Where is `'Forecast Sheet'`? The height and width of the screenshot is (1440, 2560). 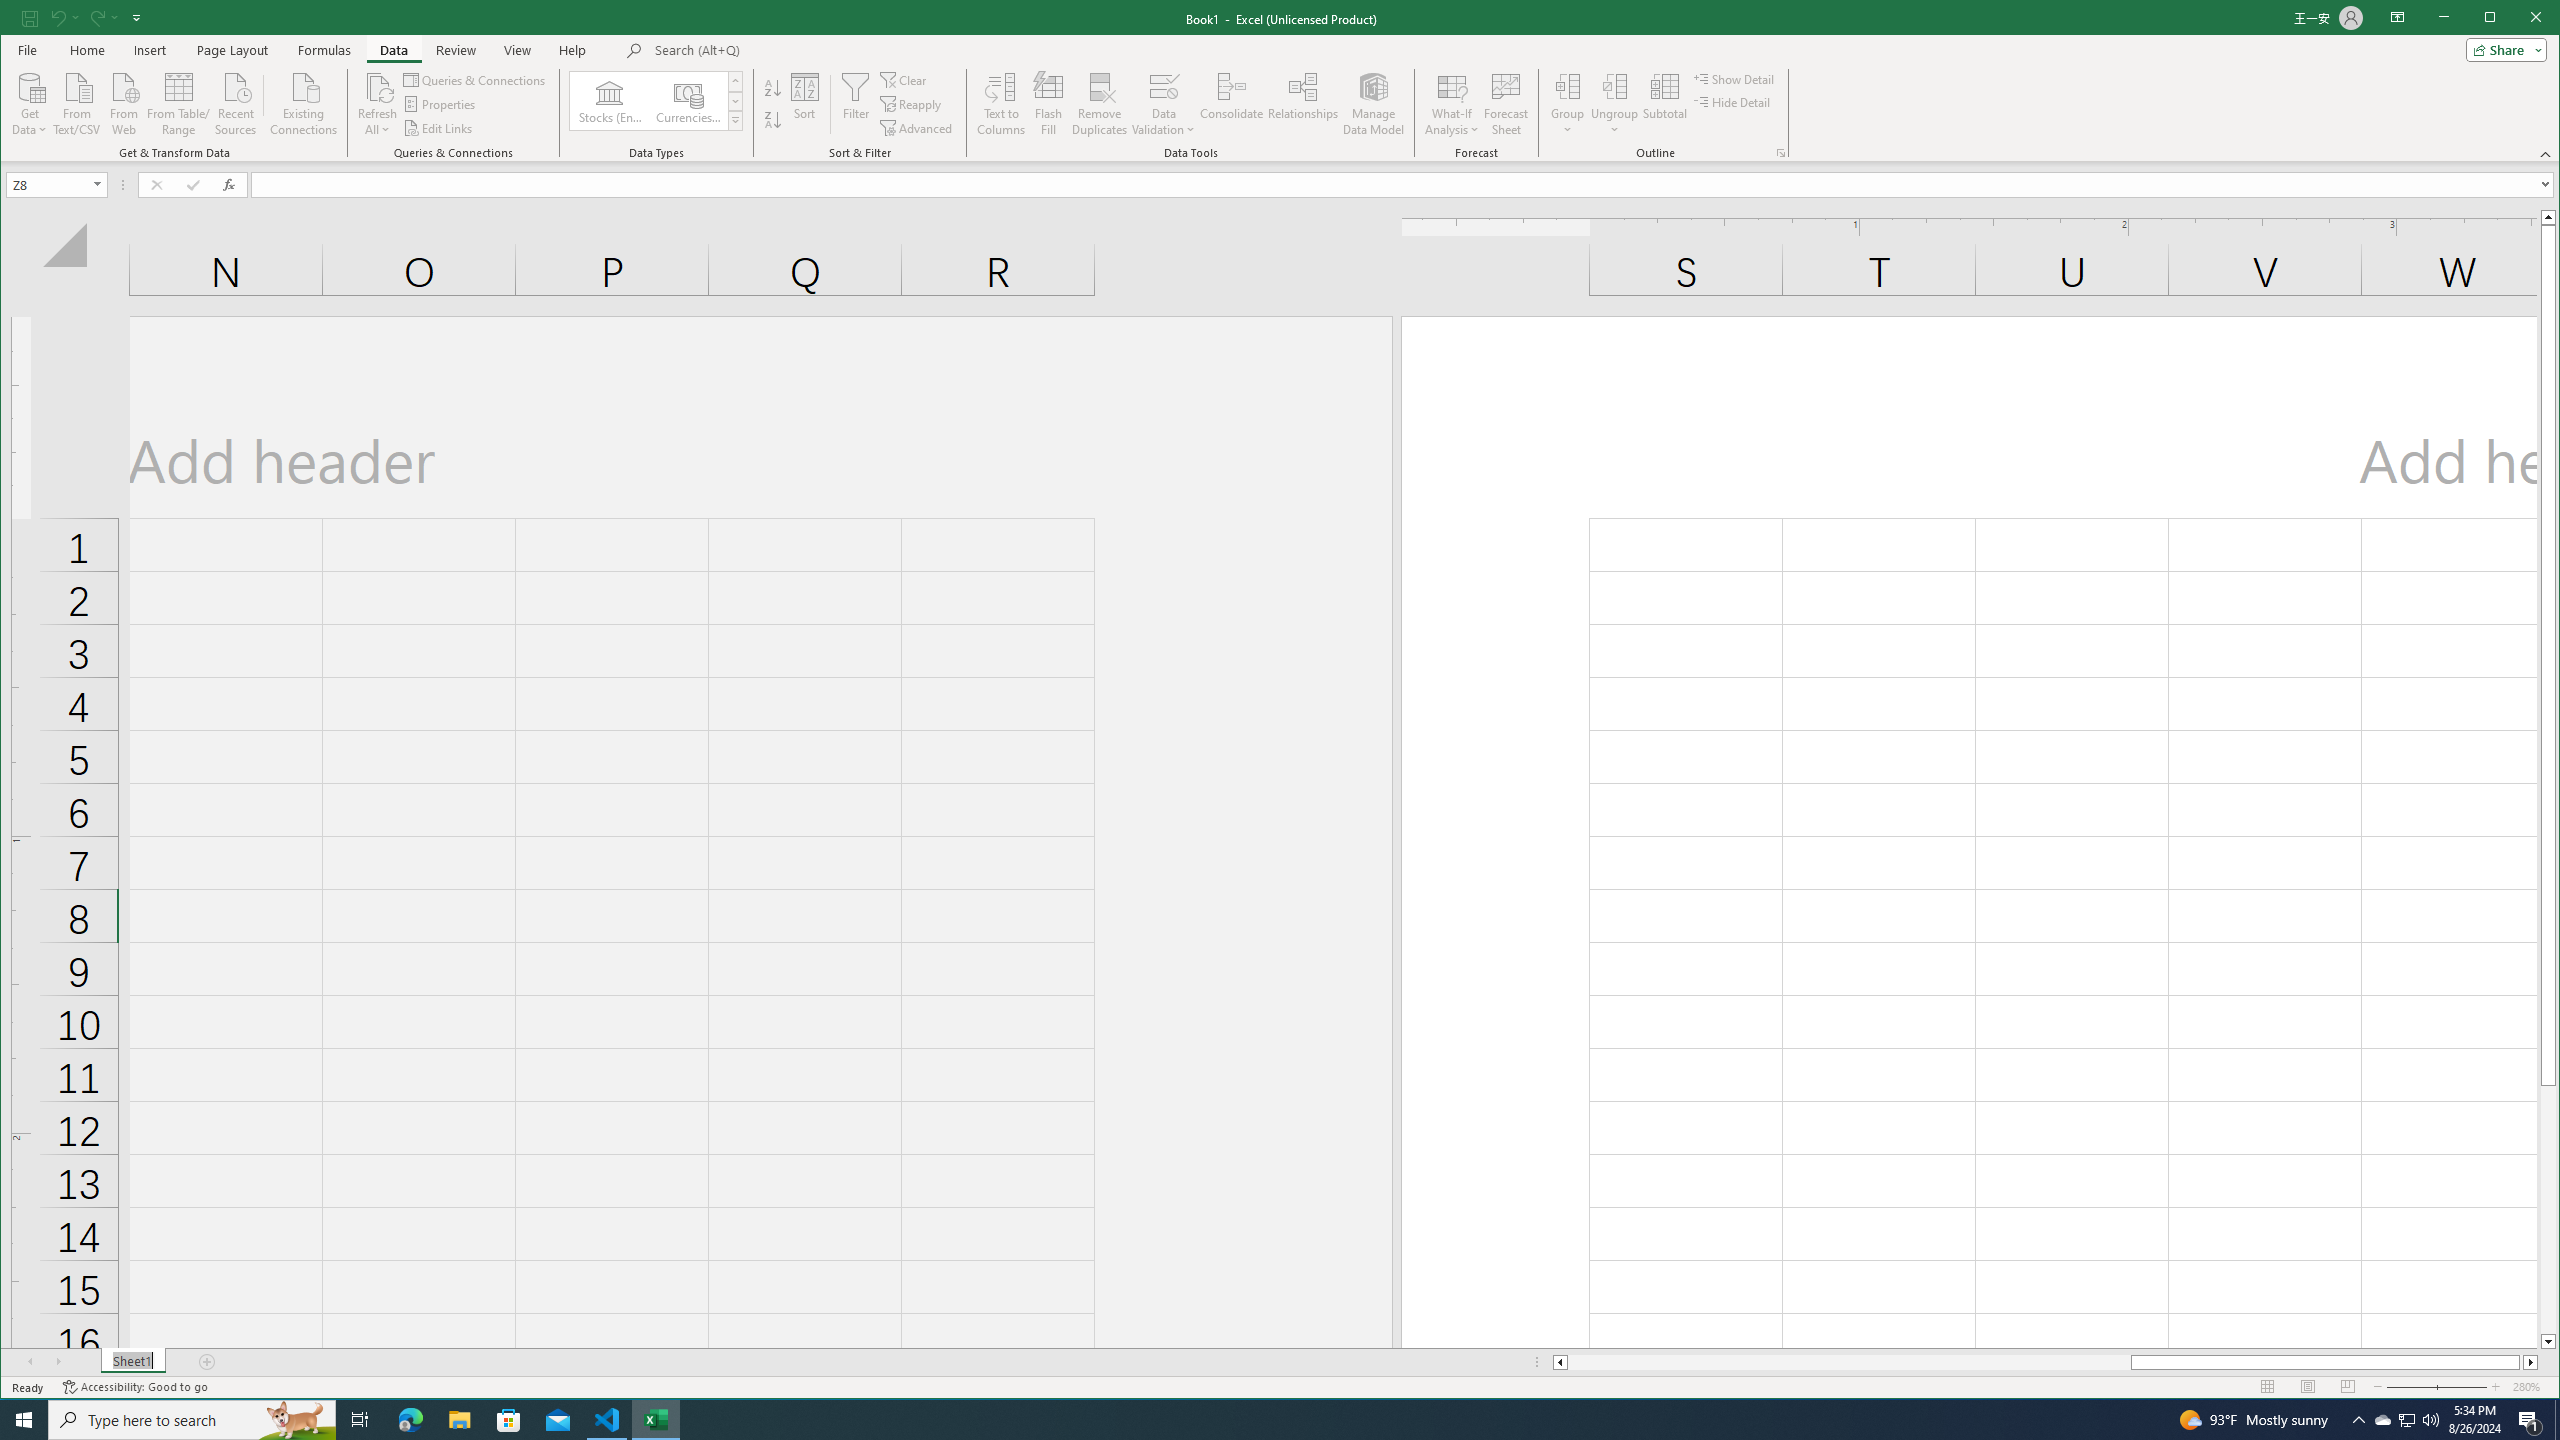
'Forecast Sheet' is located at coordinates (1505, 103).